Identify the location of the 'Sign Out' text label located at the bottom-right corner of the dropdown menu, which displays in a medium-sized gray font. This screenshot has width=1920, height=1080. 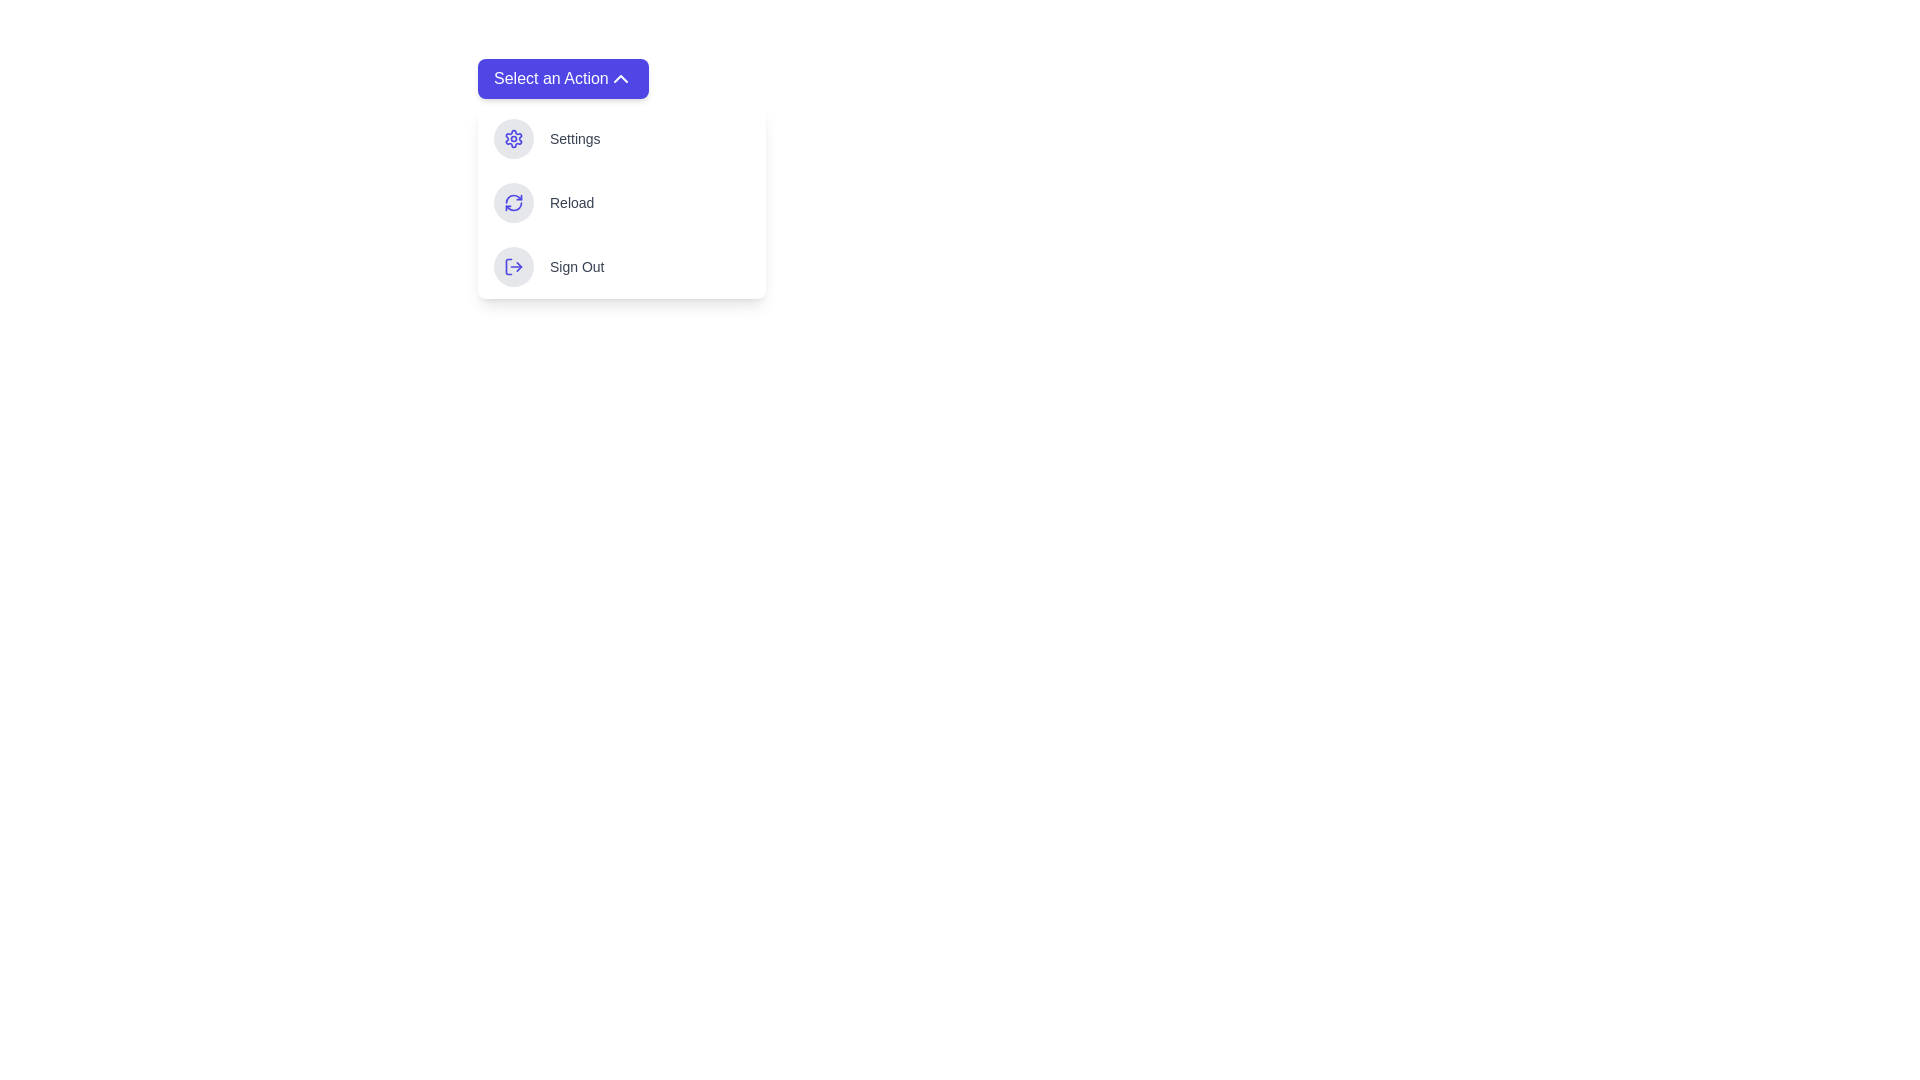
(576, 265).